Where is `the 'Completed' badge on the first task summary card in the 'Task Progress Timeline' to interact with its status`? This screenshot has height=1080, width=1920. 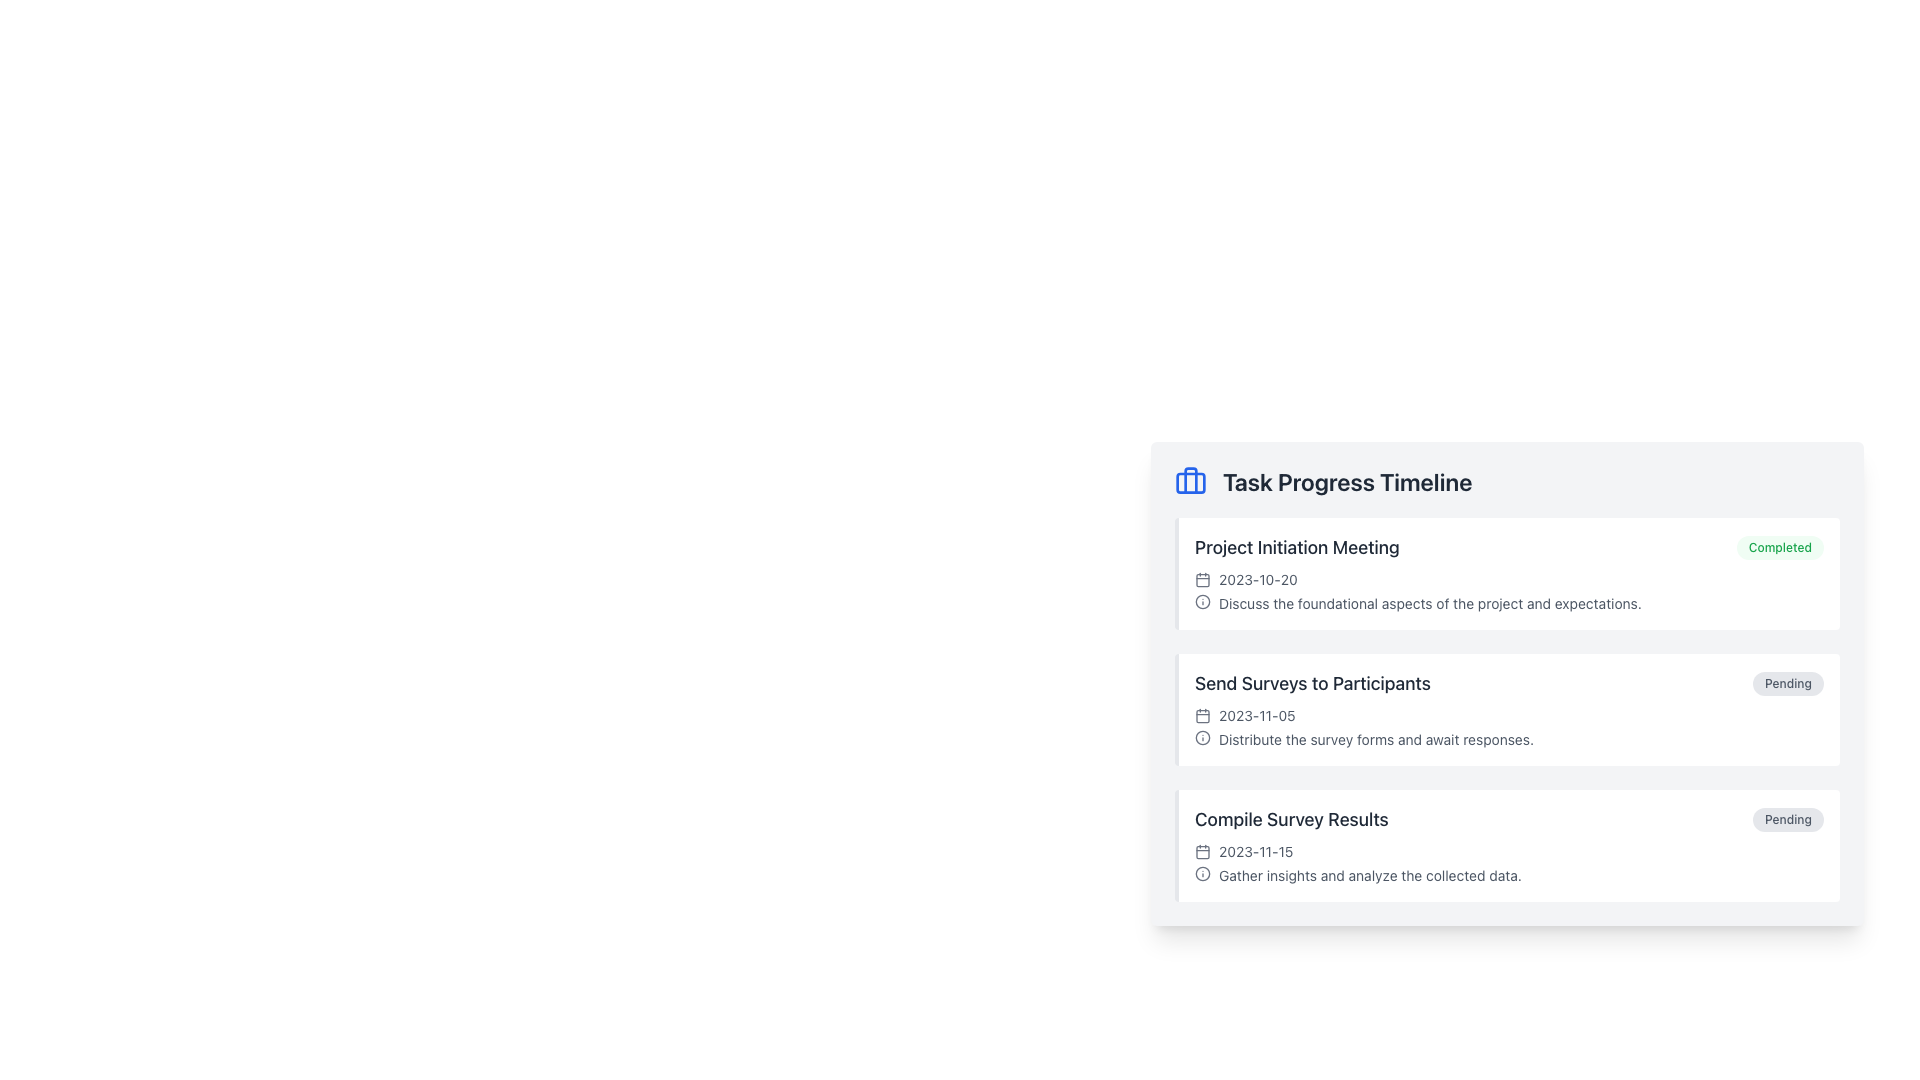 the 'Completed' badge on the first task summary card in the 'Task Progress Timeline' to interact with its status is located at coordinates (1507, 574).